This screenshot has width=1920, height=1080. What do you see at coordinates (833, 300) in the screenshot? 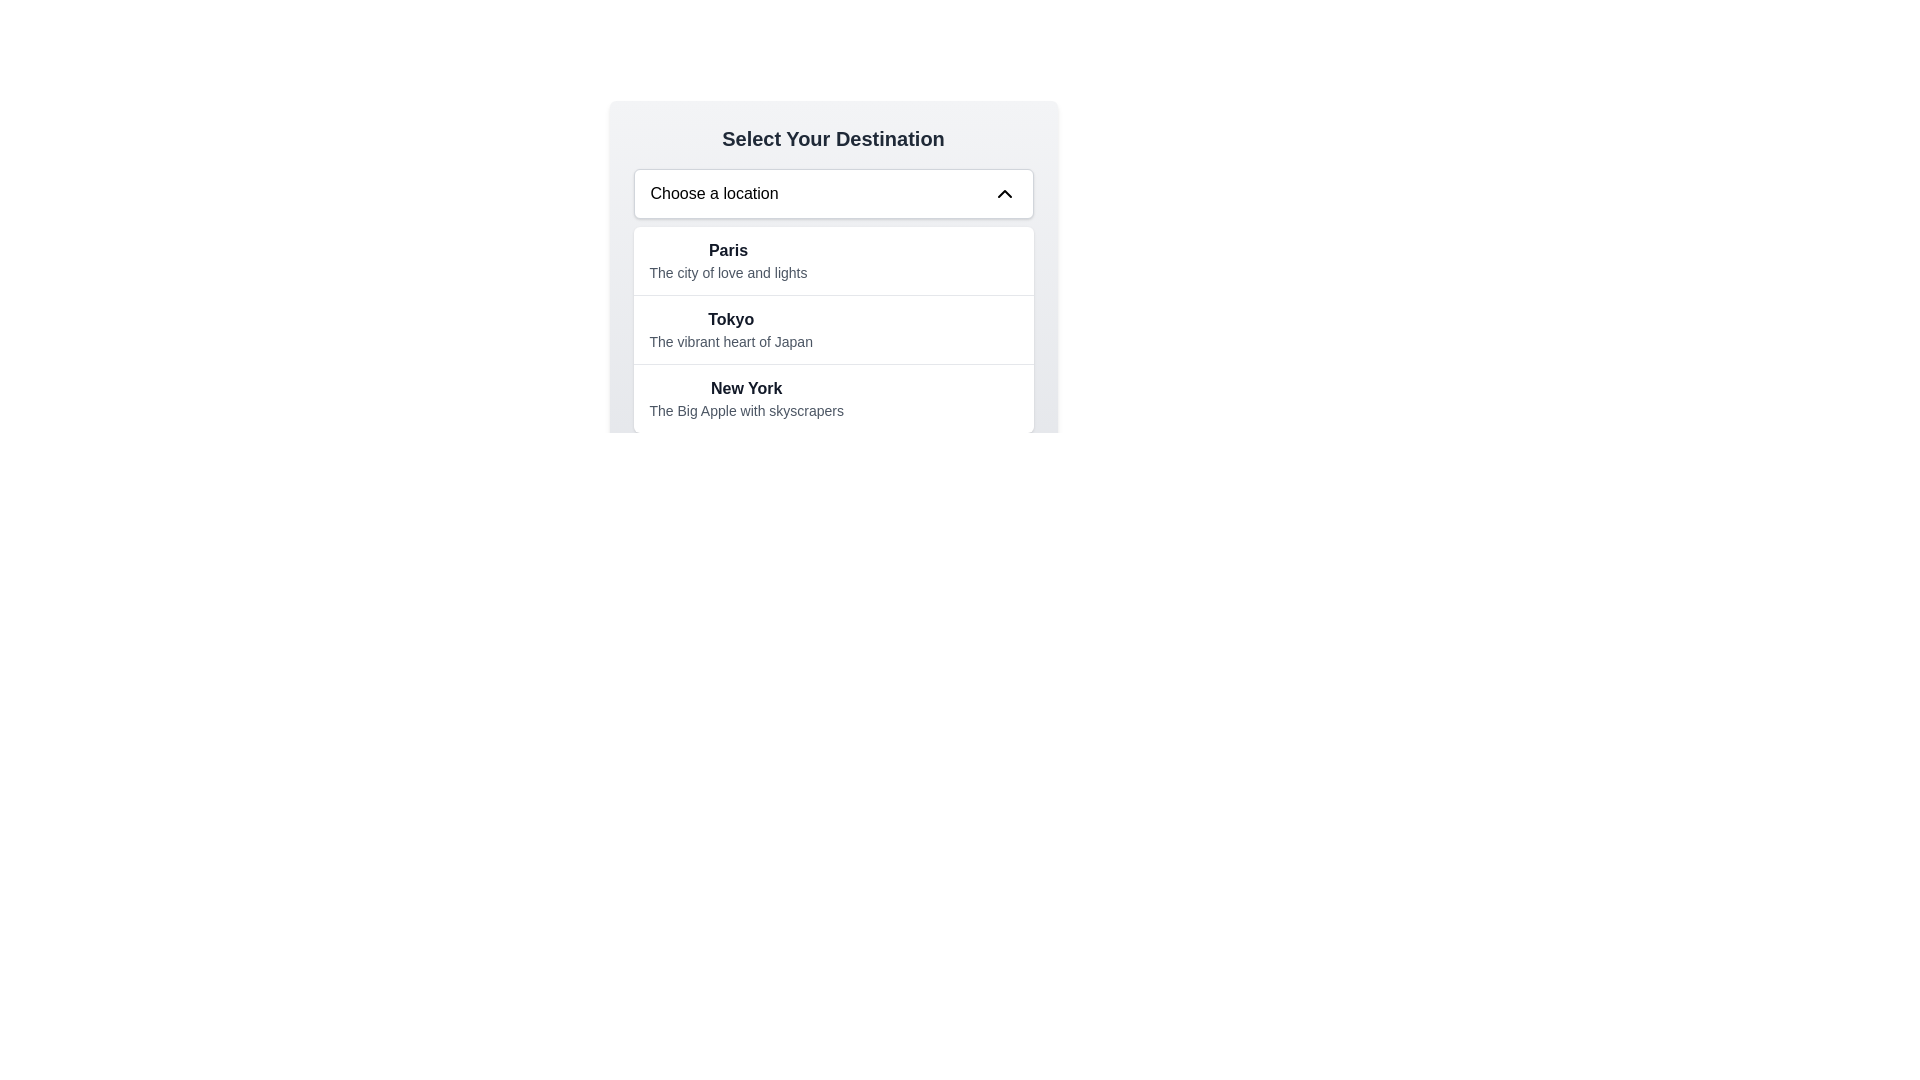
I see `the second item in the dropdown menu labeled 'Choose a location'` at bounding box center [833, 300].